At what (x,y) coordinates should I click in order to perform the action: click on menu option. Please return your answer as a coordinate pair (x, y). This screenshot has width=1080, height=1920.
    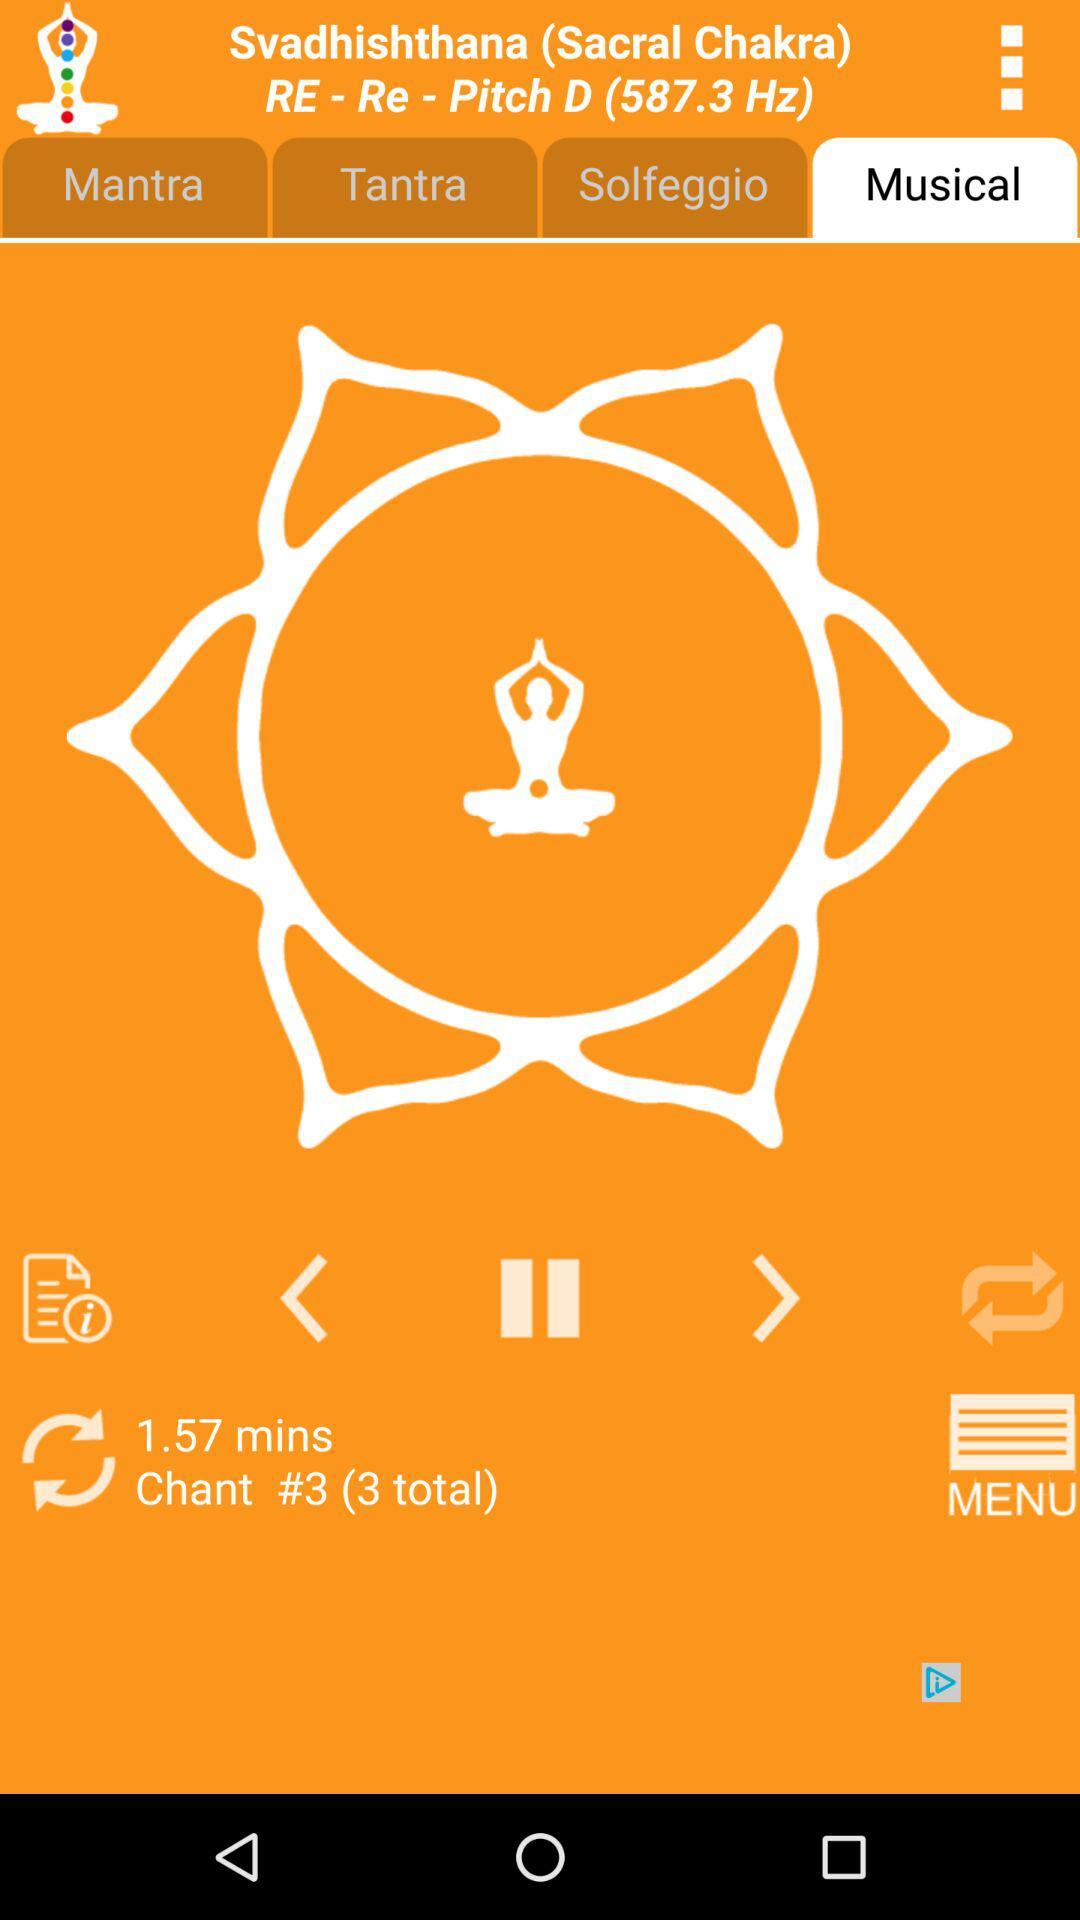
    Looking at the image, I should click on (1012, 1460).